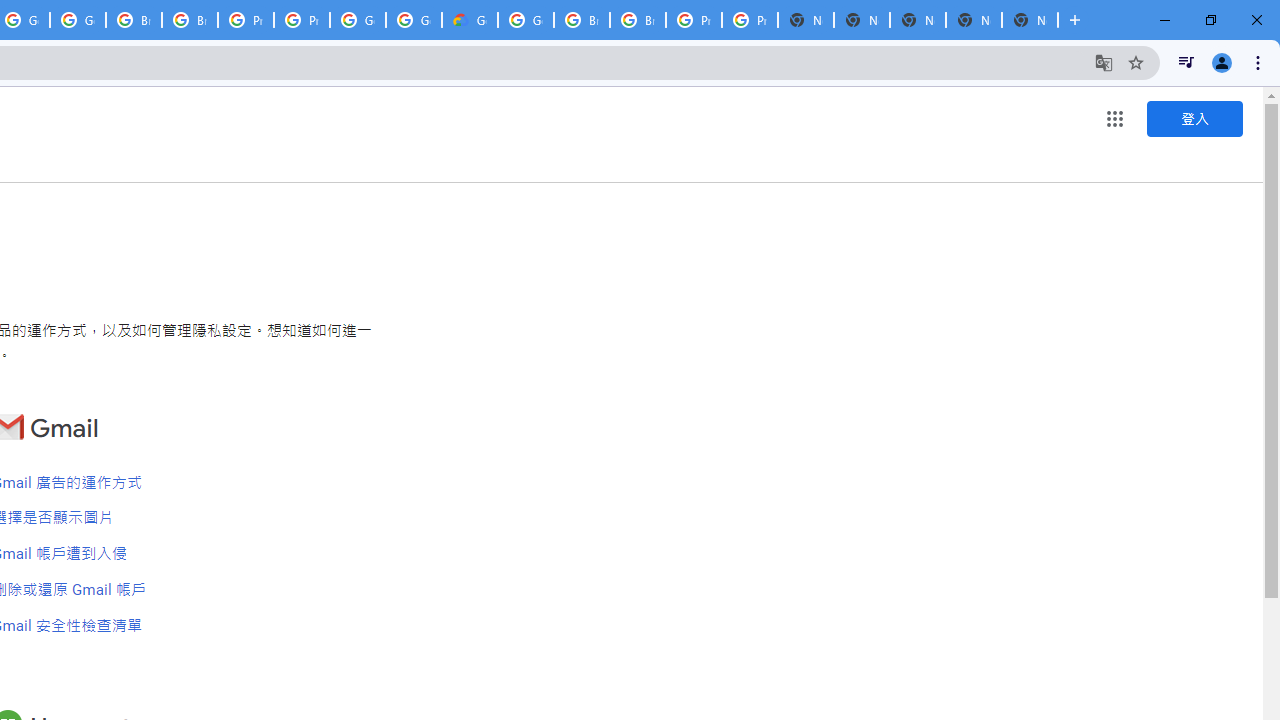 Image resolution: width=1280 pixels, height=720 pixels. Describe the element at coordinates (526, 20) in the screenshot. I see `'Google Cloud Platform'` at that location.